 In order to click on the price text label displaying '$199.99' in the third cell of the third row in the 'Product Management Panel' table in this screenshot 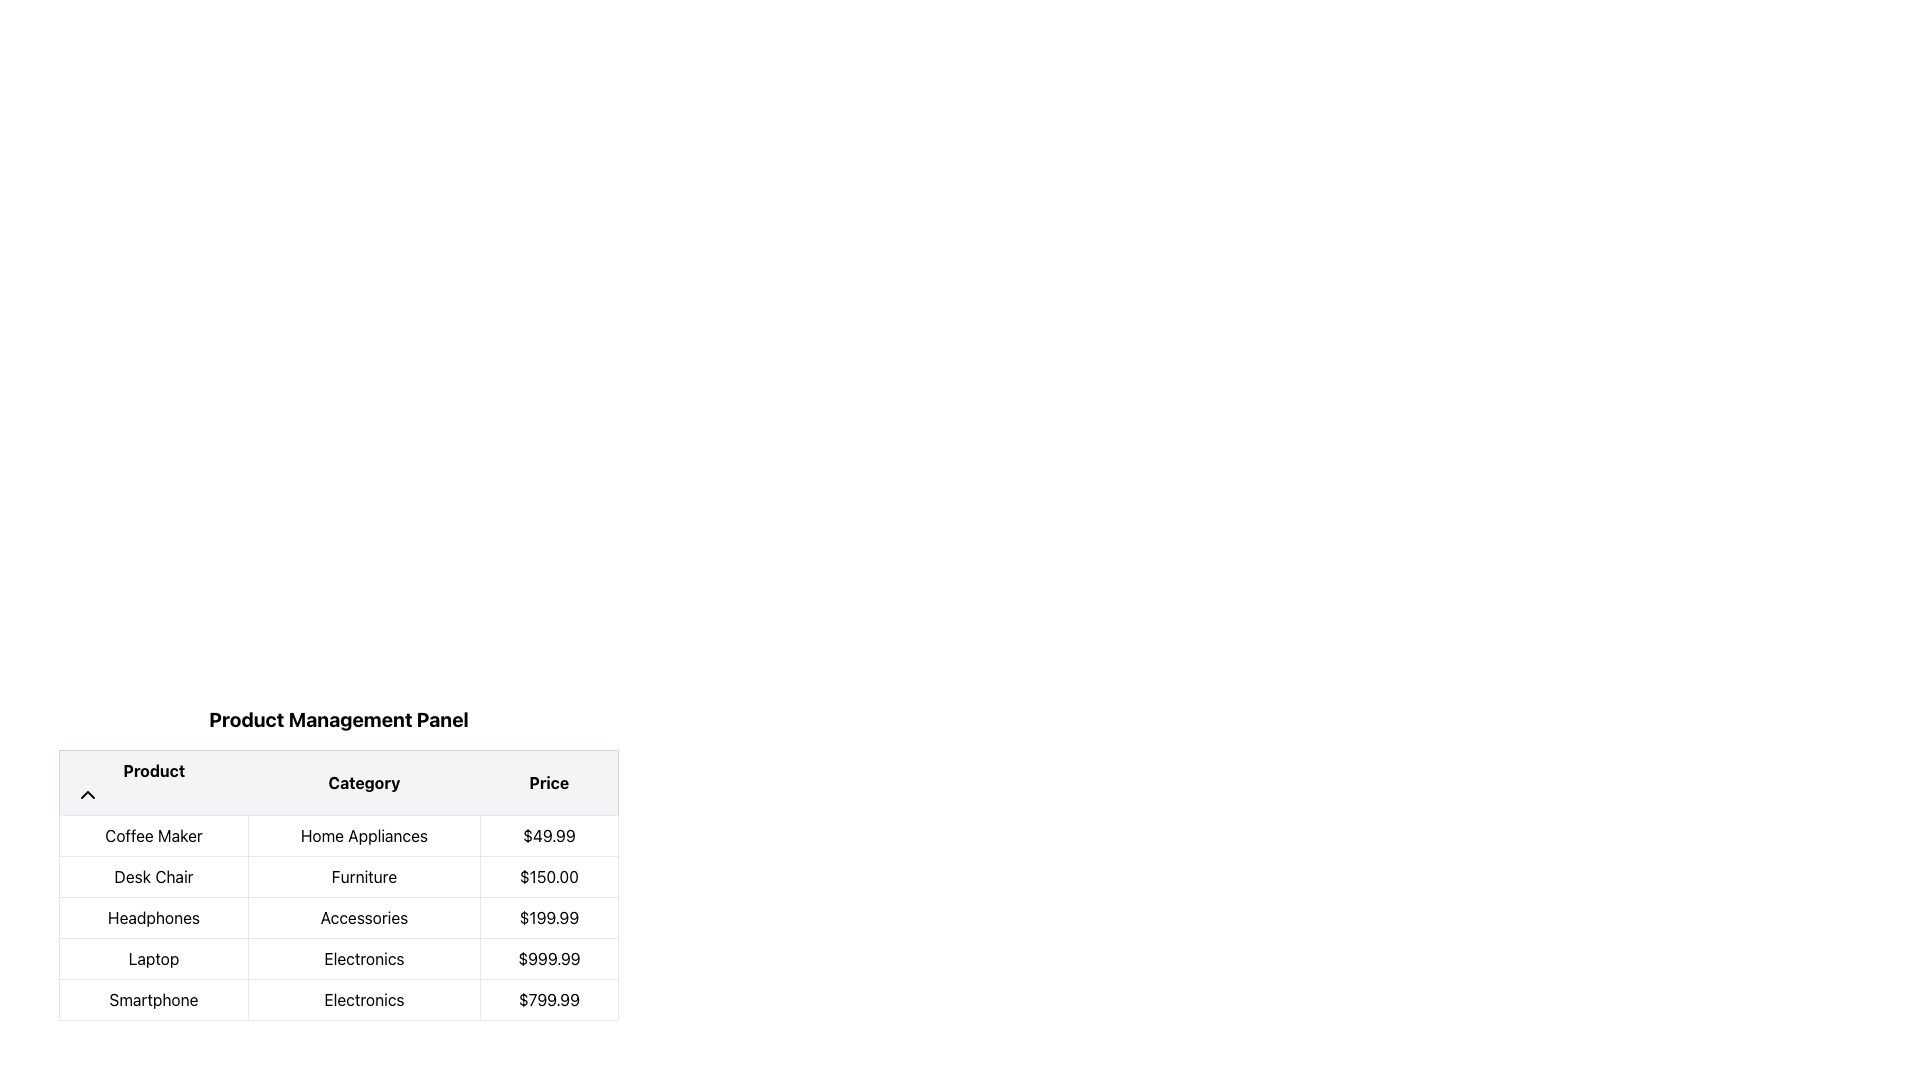, I will do `click(549, 918)`.